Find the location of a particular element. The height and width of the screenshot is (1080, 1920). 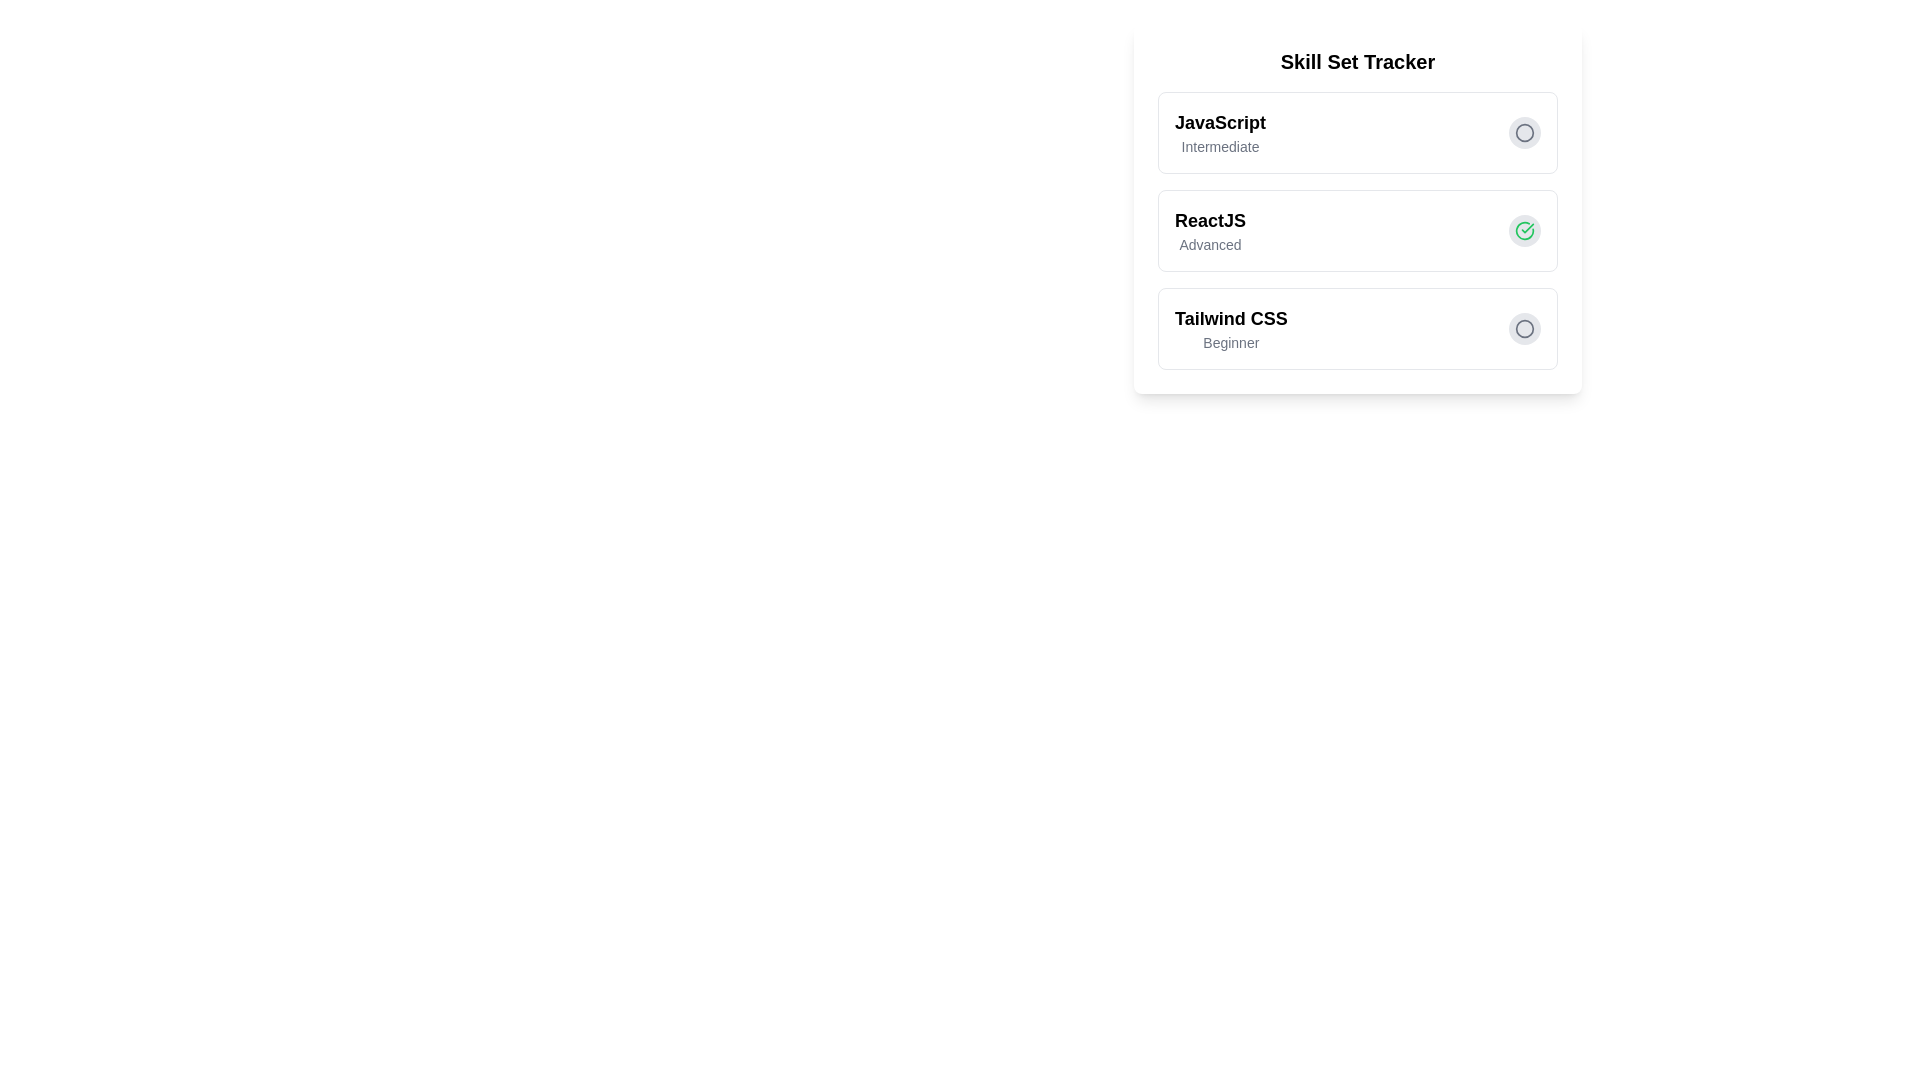

the 'Tailwind CSS' skill card which displays 'Tailwind CSS' in bold and 'Beginner' in gray text is located at coordinates (1230, 327).